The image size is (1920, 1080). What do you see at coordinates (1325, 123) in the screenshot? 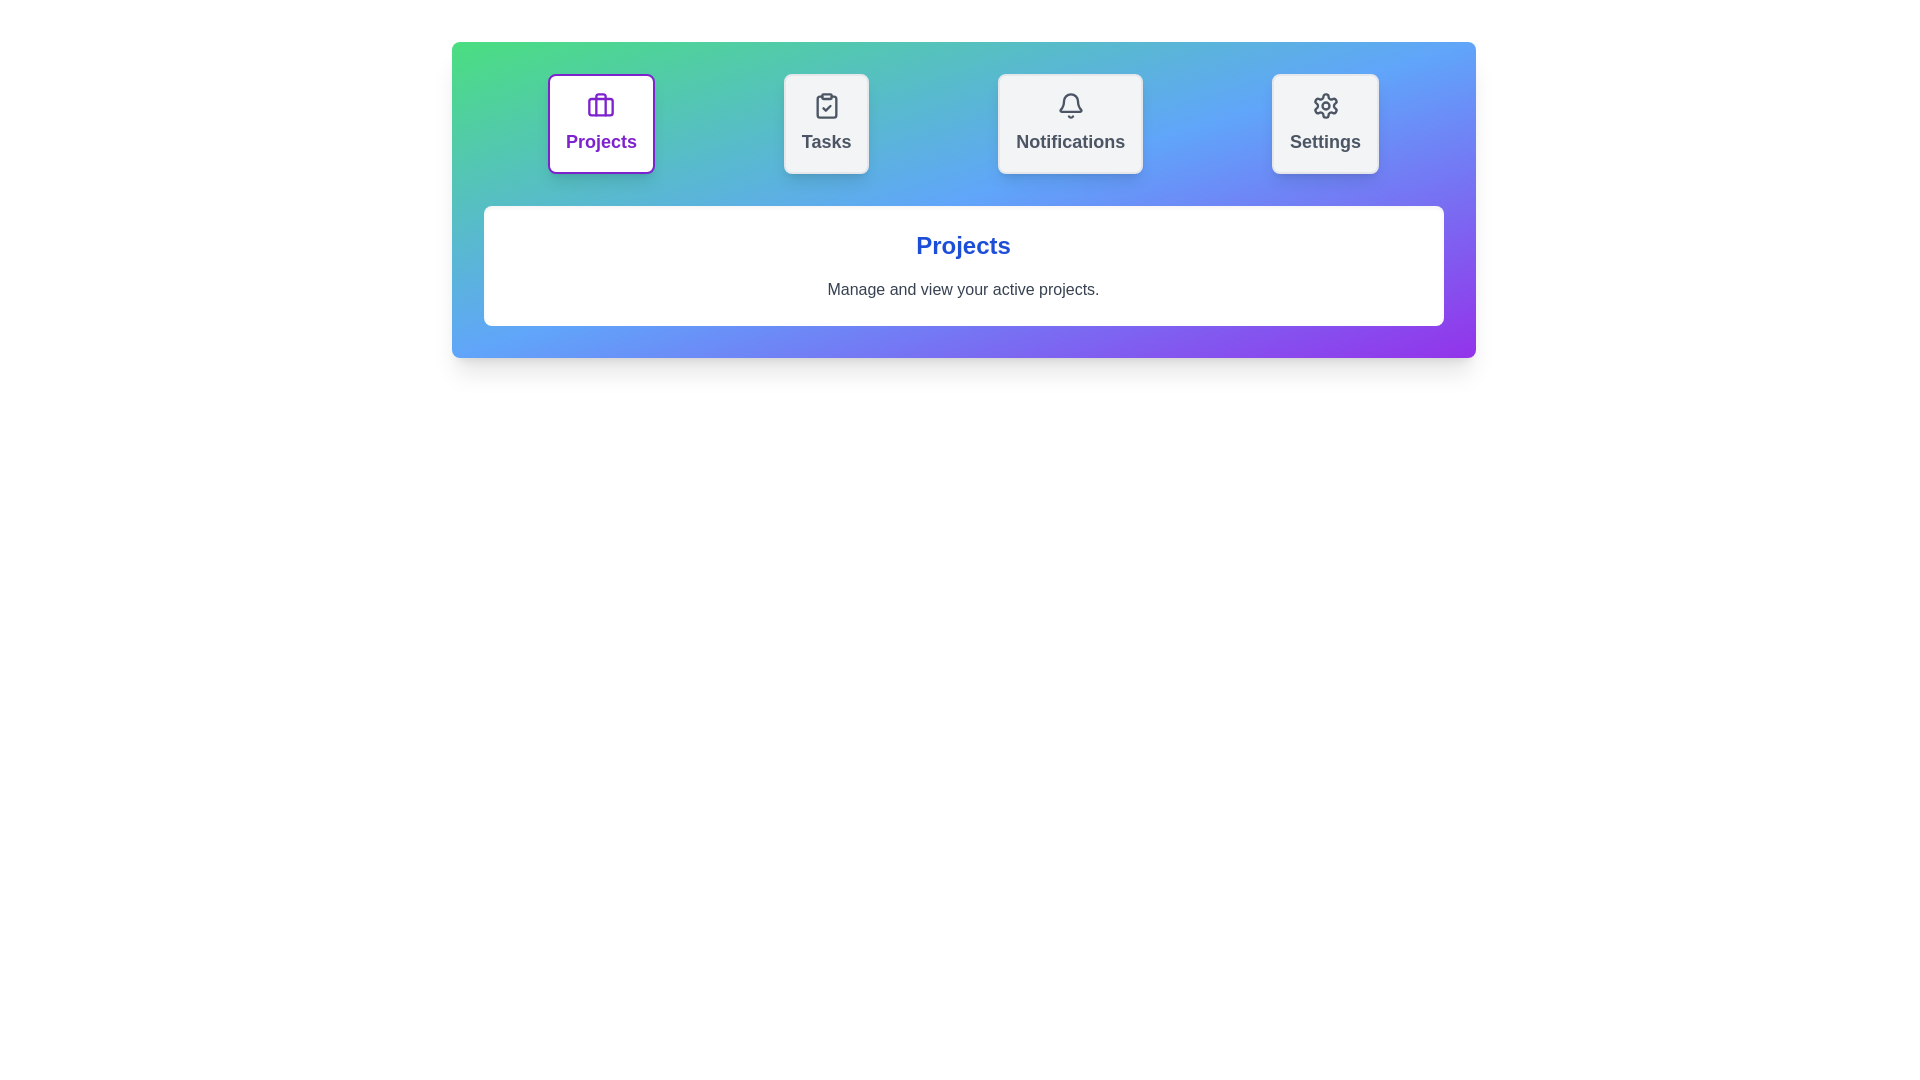
I see `the Settings tab` at bounding box center [1325, 123].